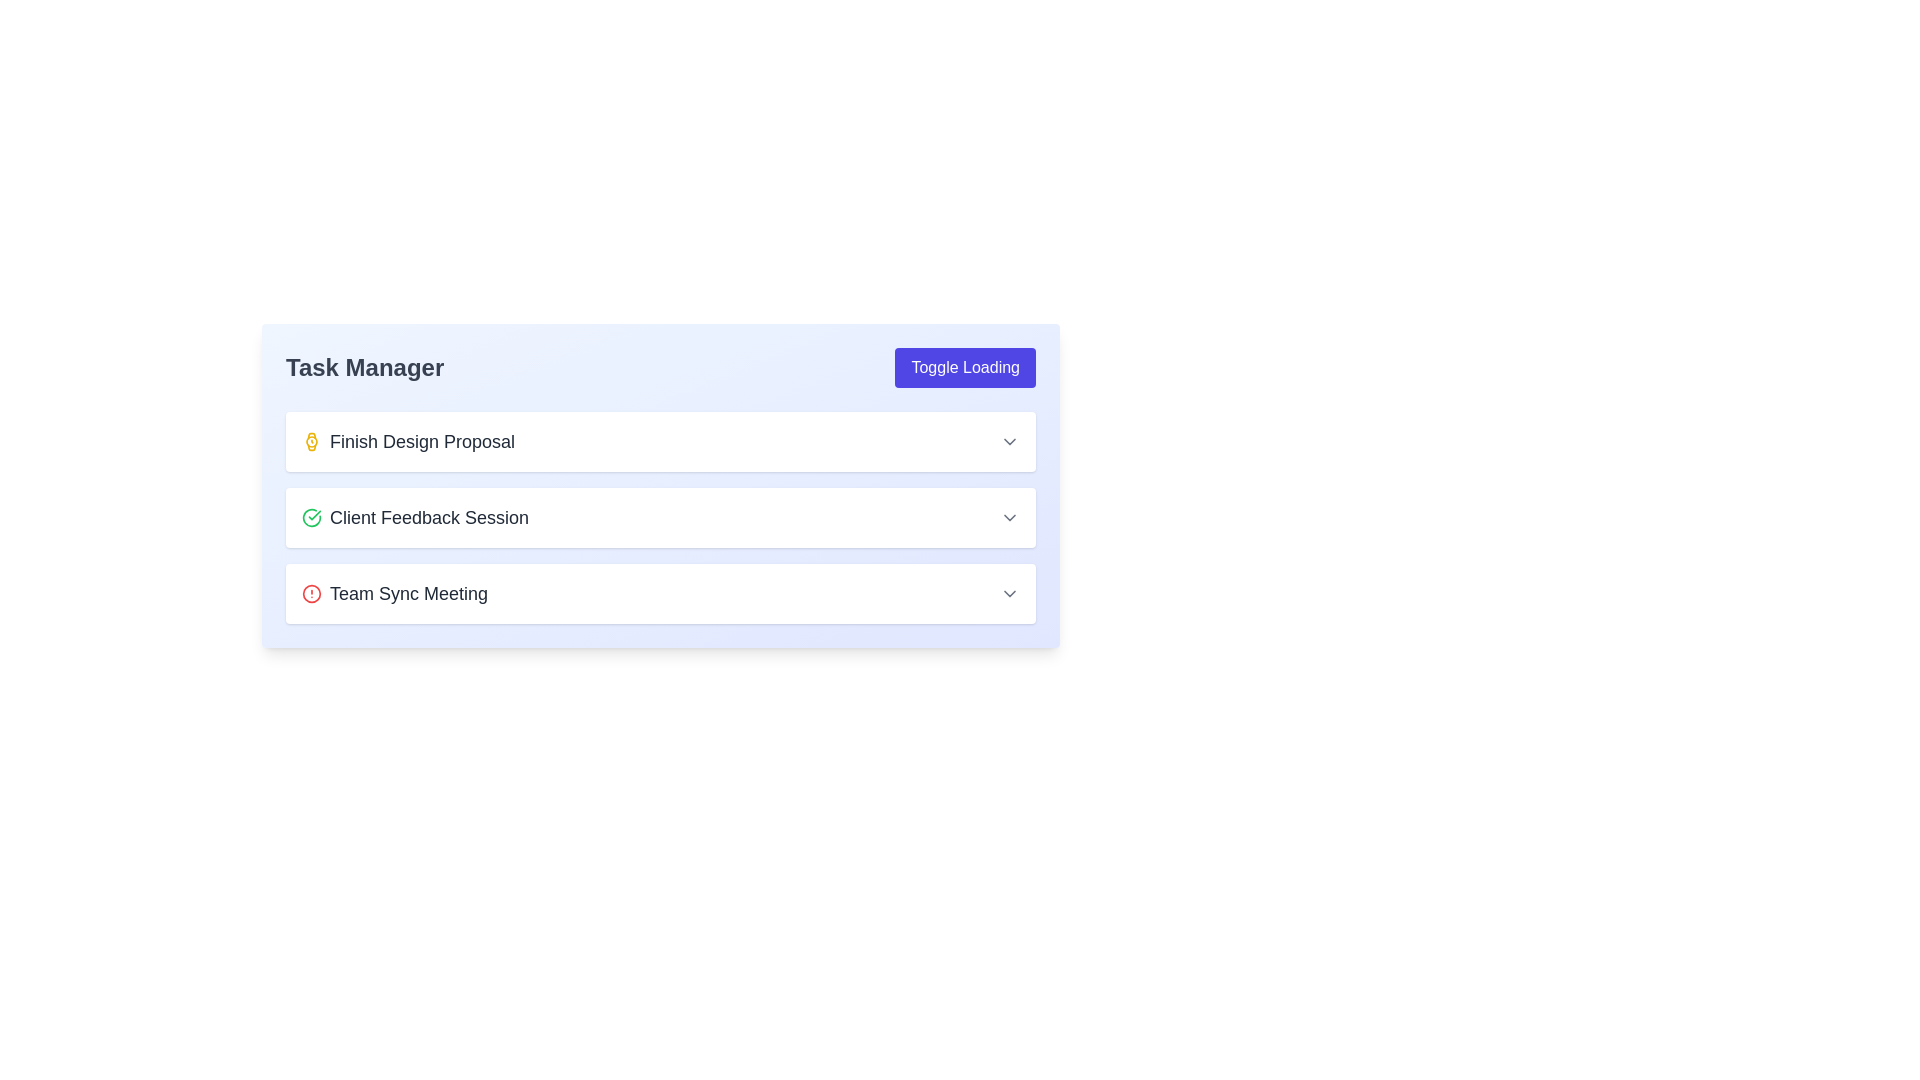  What do you see at coordinates (661, 441) in the screenshot?
I see `the task item titled 'Finish Design Proposal'` at bounding box center [661, 441].